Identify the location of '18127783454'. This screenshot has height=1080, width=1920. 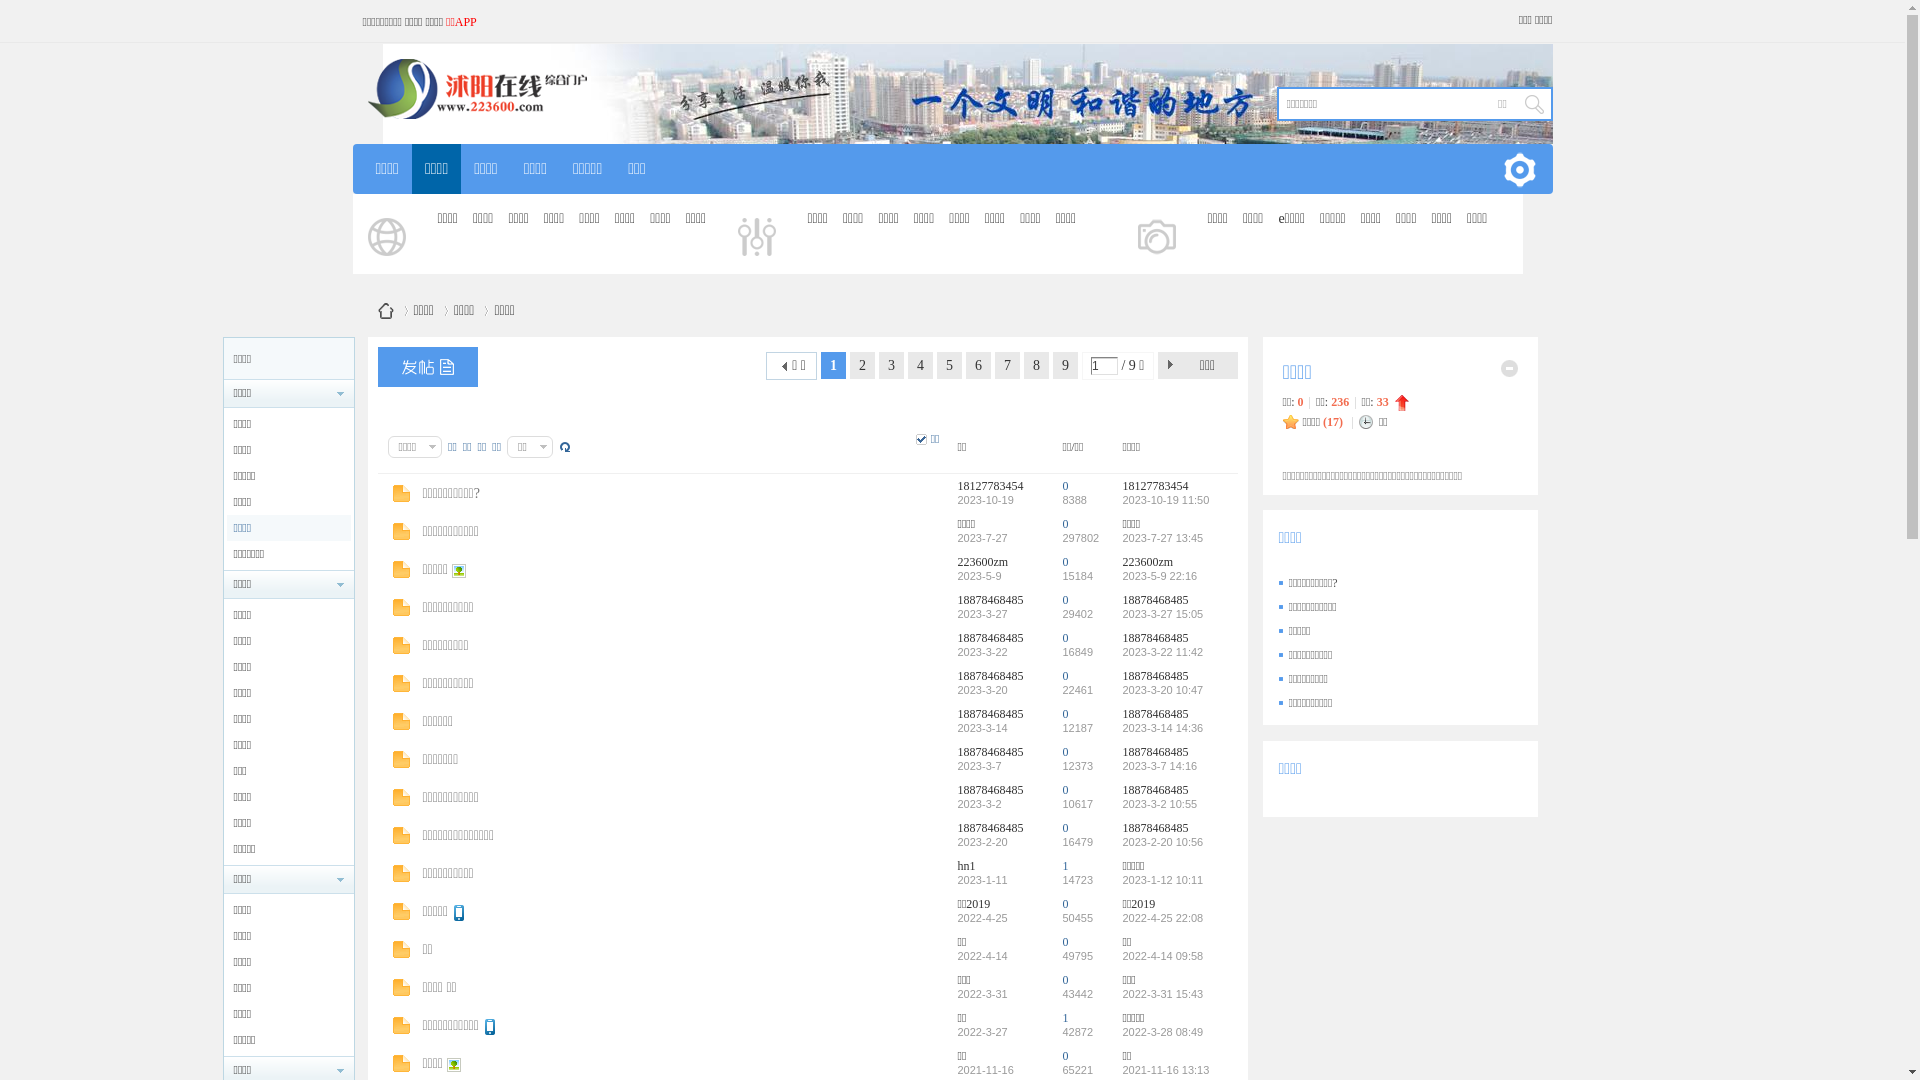
(990, 486).